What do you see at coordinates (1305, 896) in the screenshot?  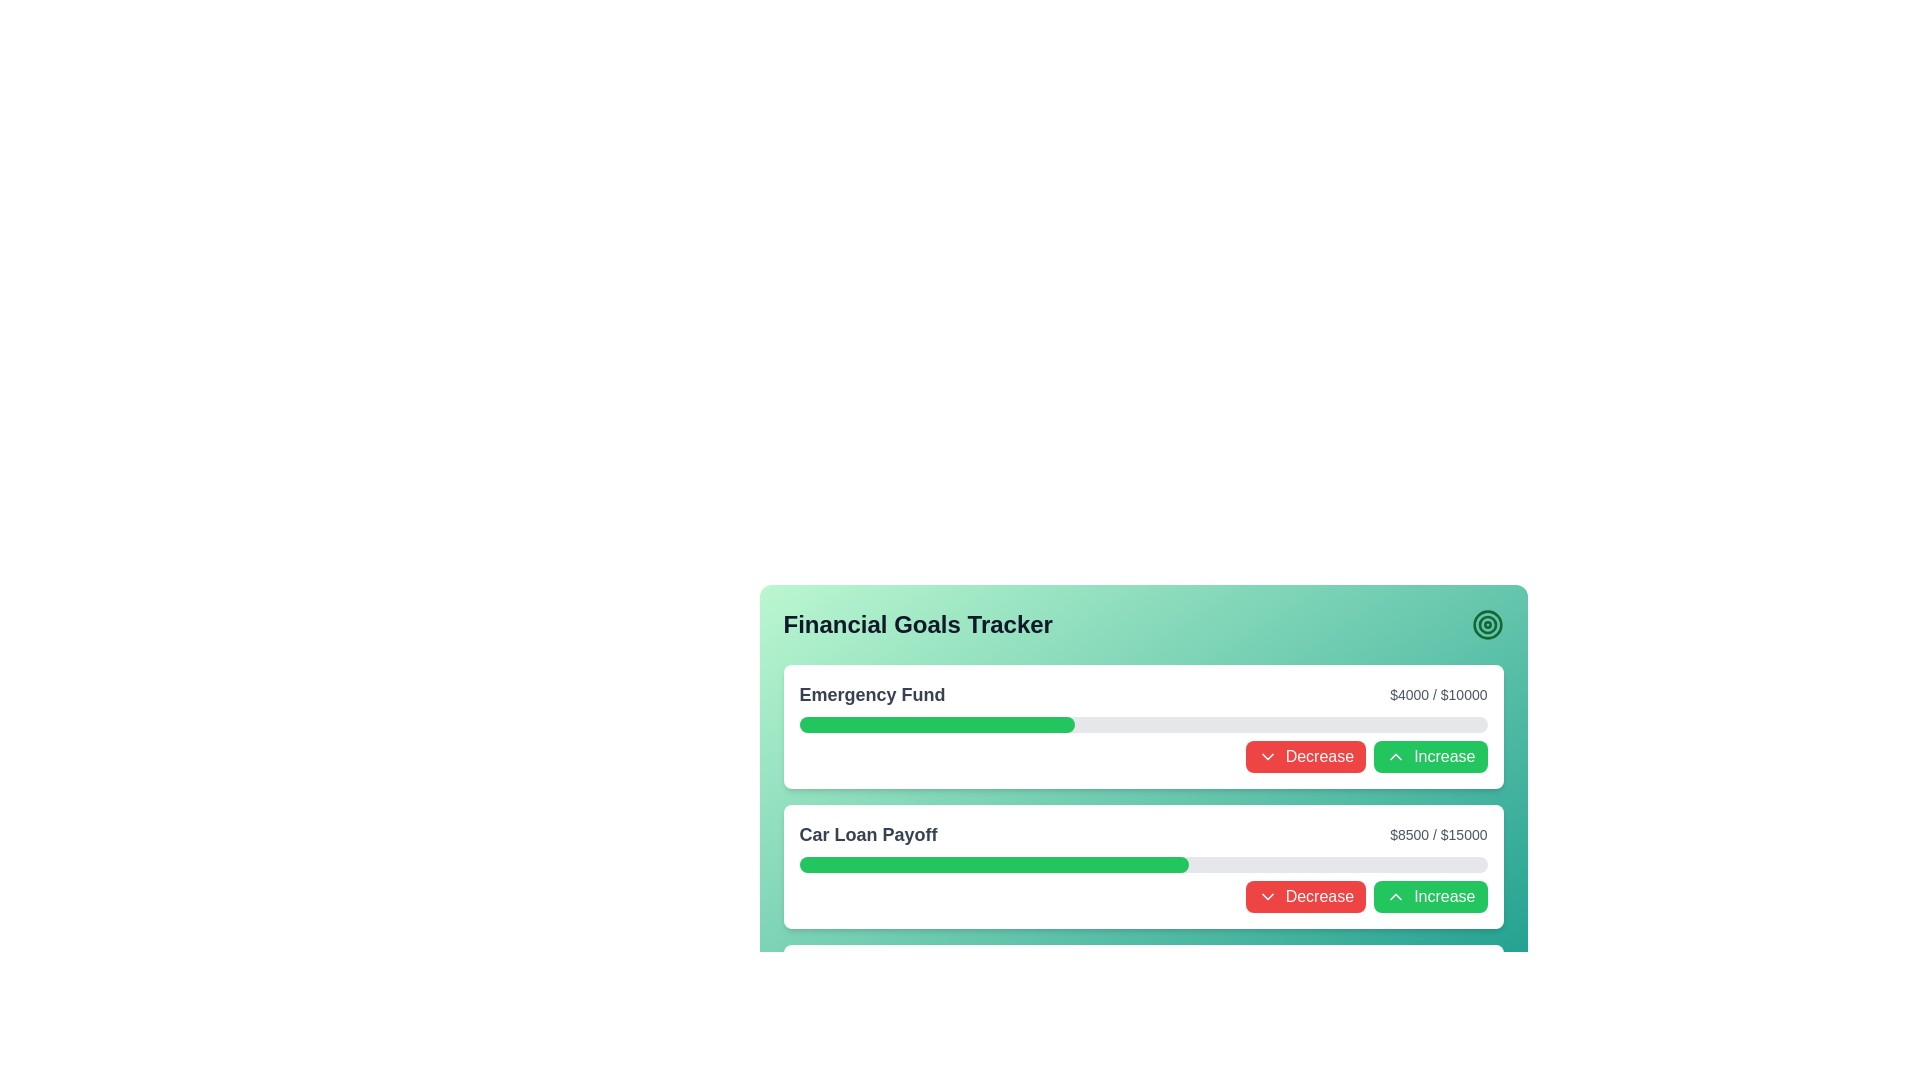 I see `the decrement button in the 'Car Loan Payoff' section of the 'Financial Goals Tracker' interface to decrease the associated value` at bounding box center [1305, 896].